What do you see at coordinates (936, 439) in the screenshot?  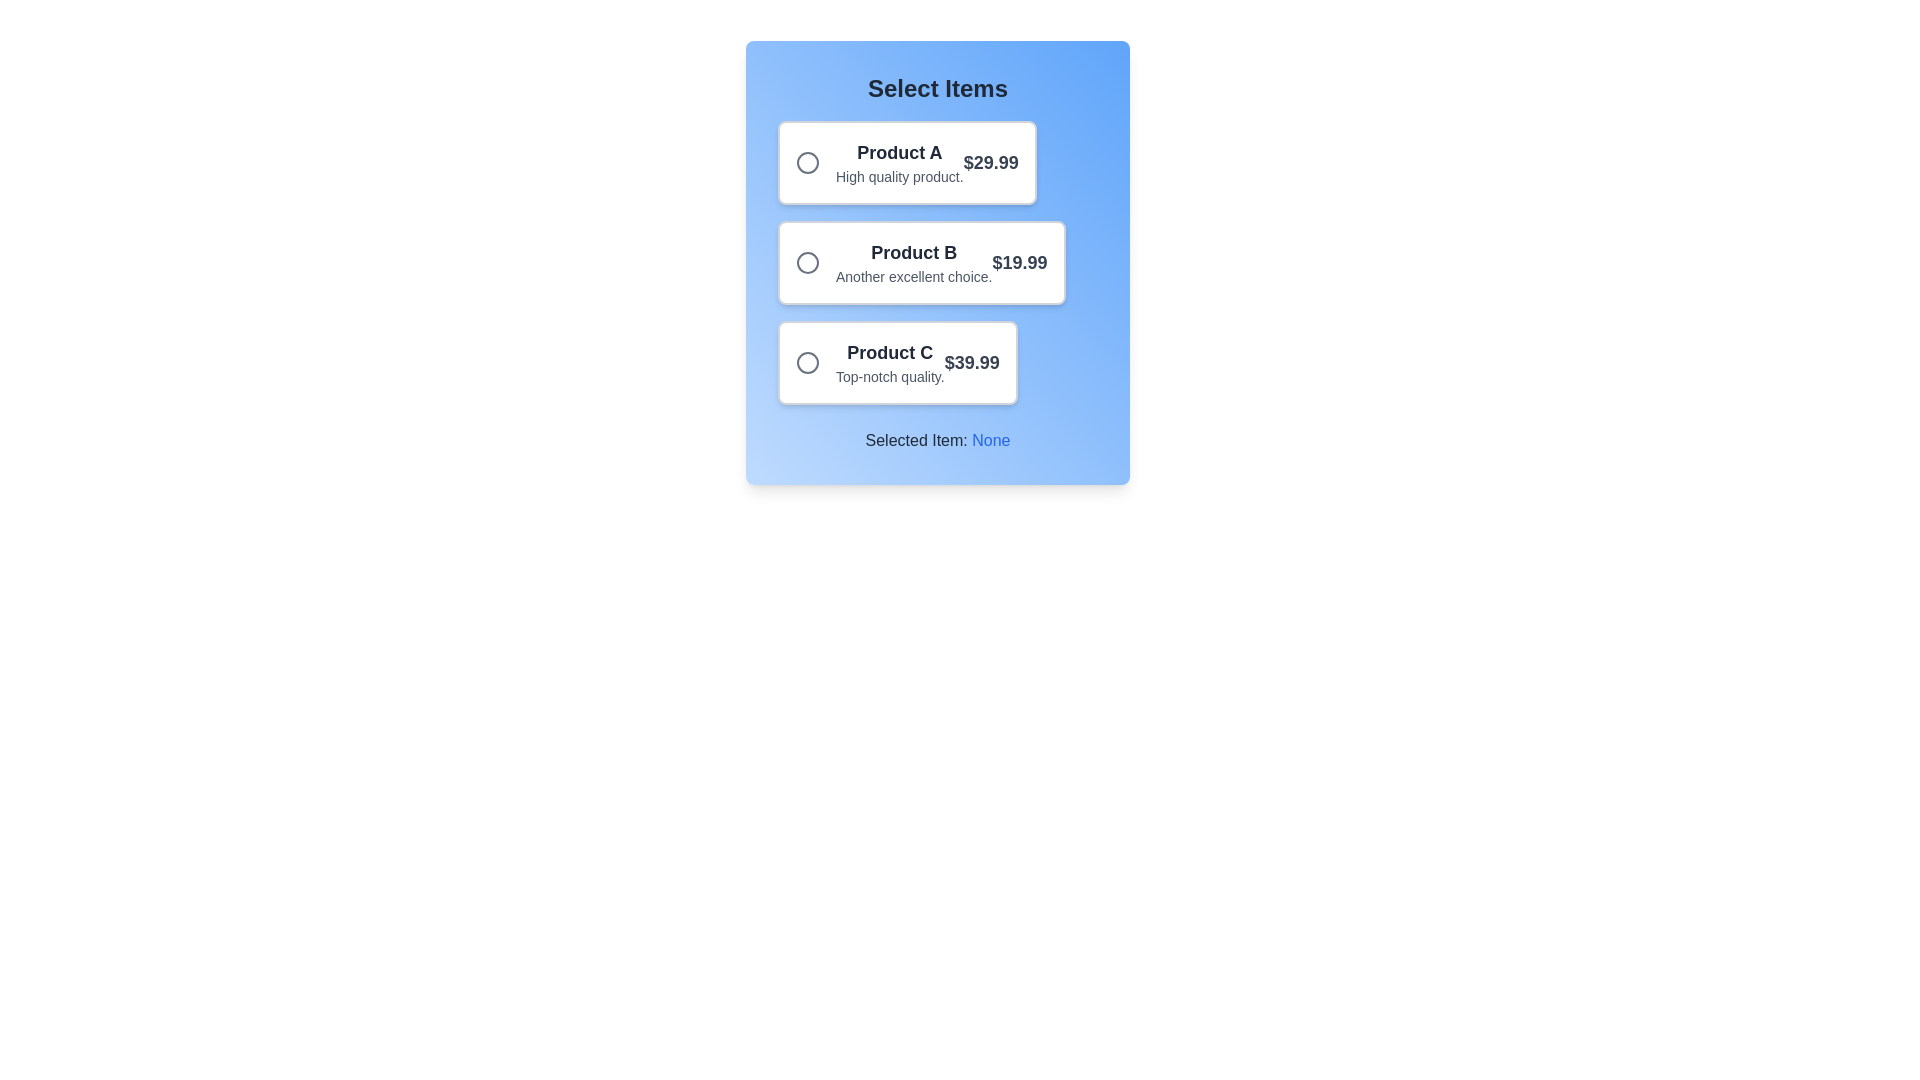 I see `the text label that displays 'Selected Item: None'` at bounding box center [936, 439].